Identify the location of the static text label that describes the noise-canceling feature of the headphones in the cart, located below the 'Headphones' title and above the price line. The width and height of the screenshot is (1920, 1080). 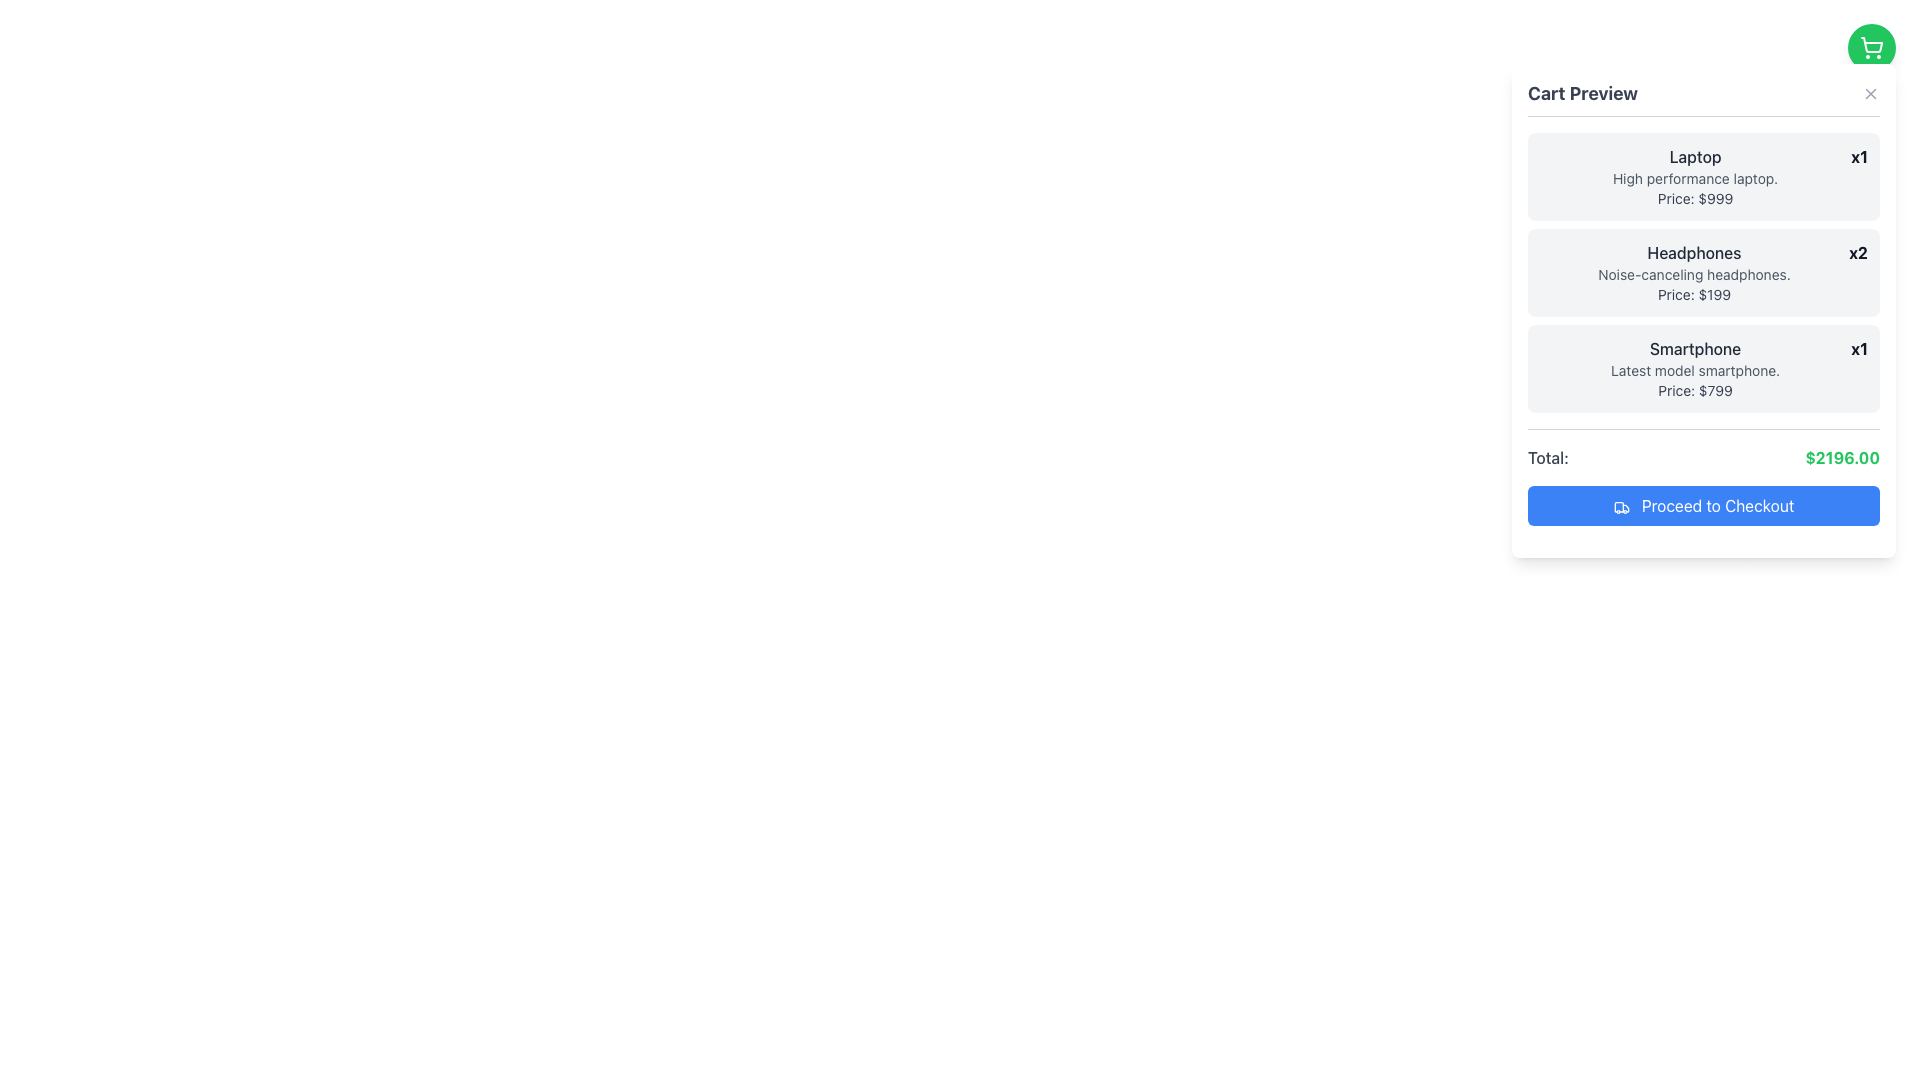
(1693, 274).